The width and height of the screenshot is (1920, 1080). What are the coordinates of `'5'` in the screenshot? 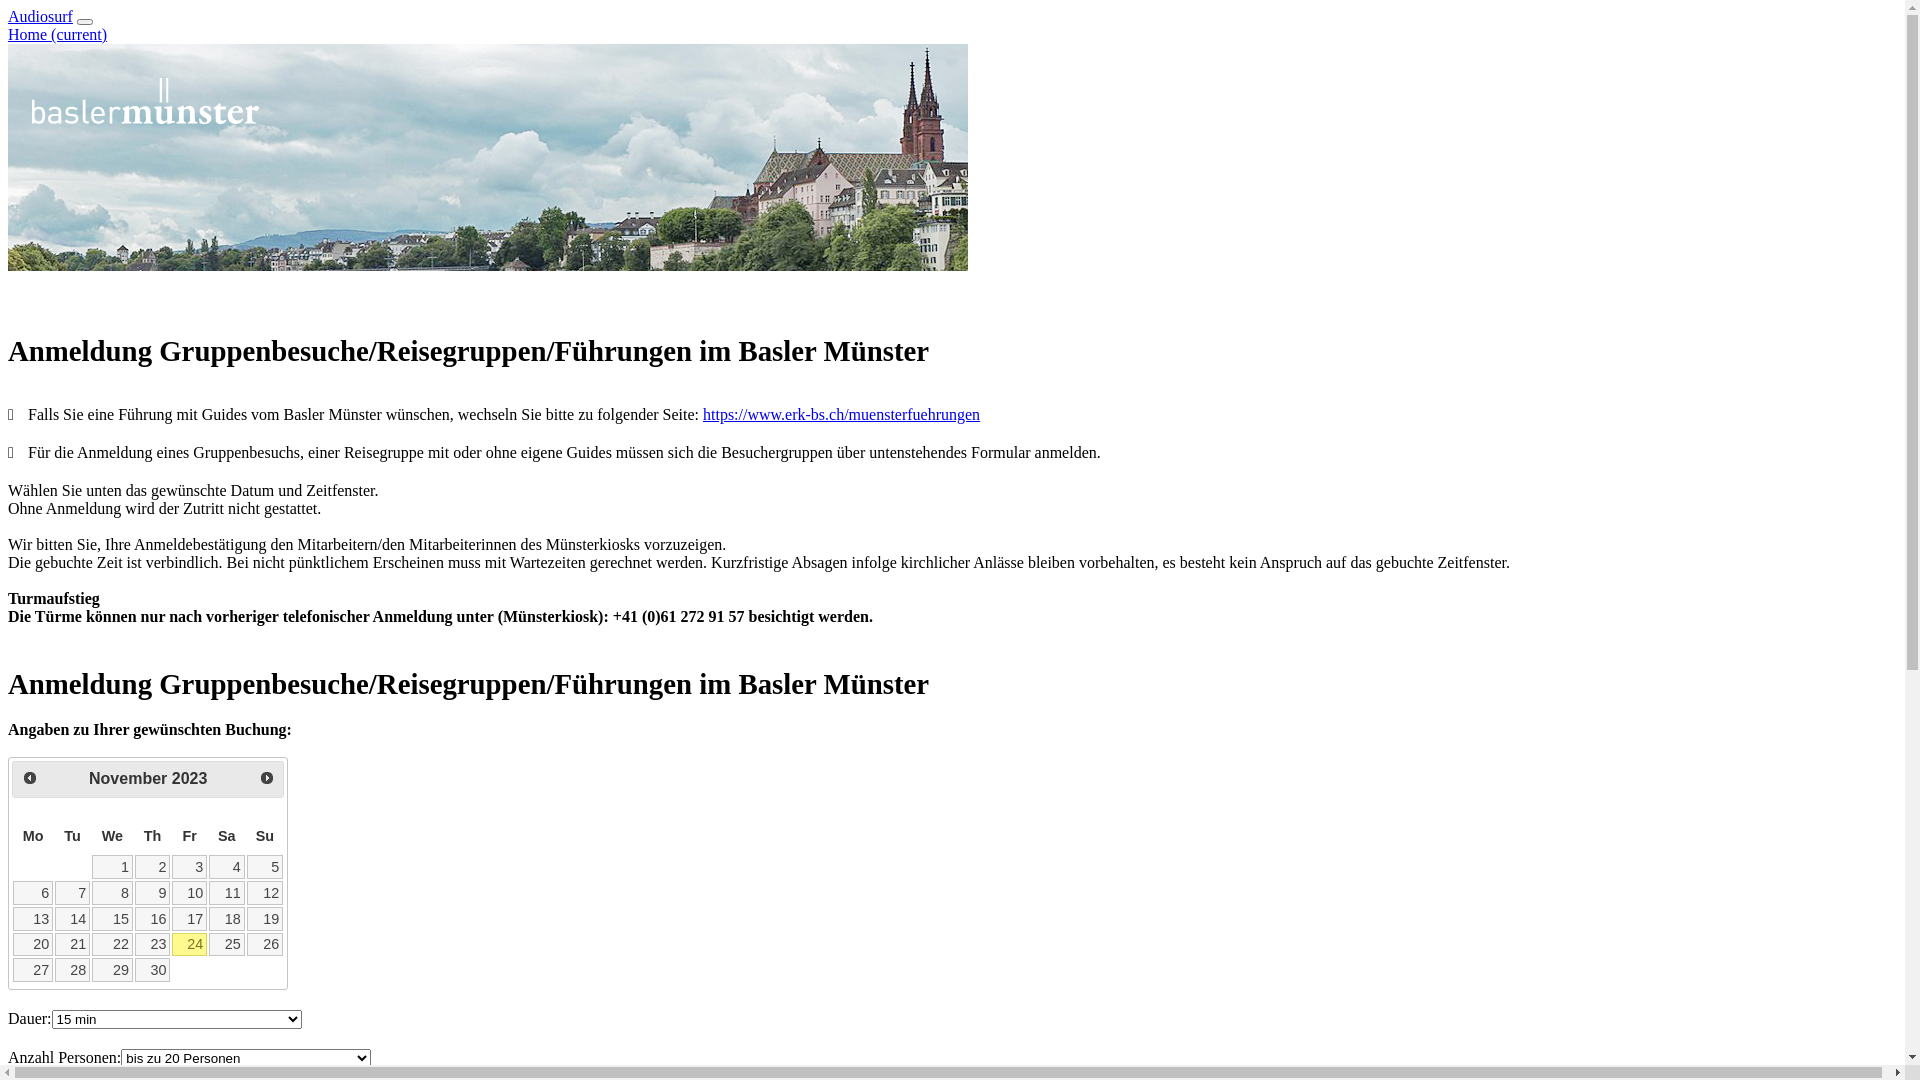 It's located at (264, 866).